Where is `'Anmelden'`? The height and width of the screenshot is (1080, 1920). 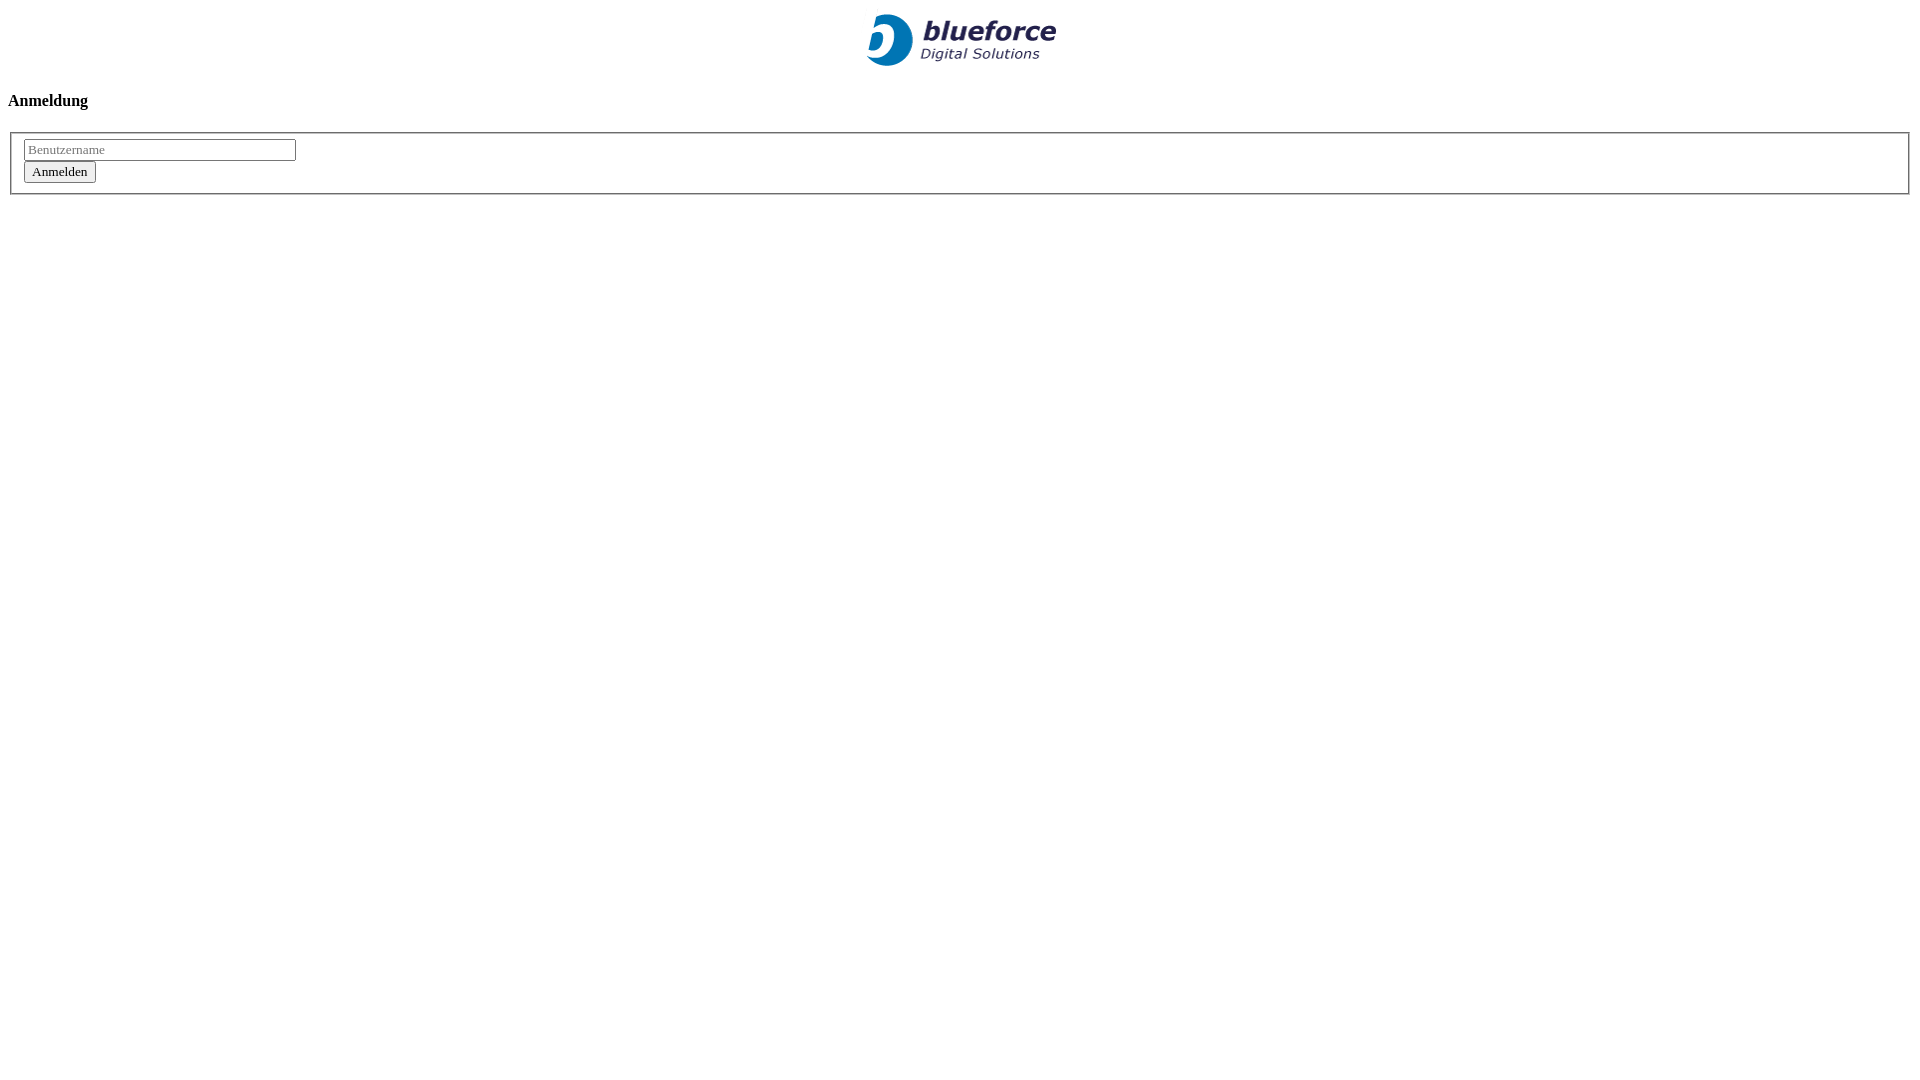 'Anmelden' is located at coordinates (59, 171).